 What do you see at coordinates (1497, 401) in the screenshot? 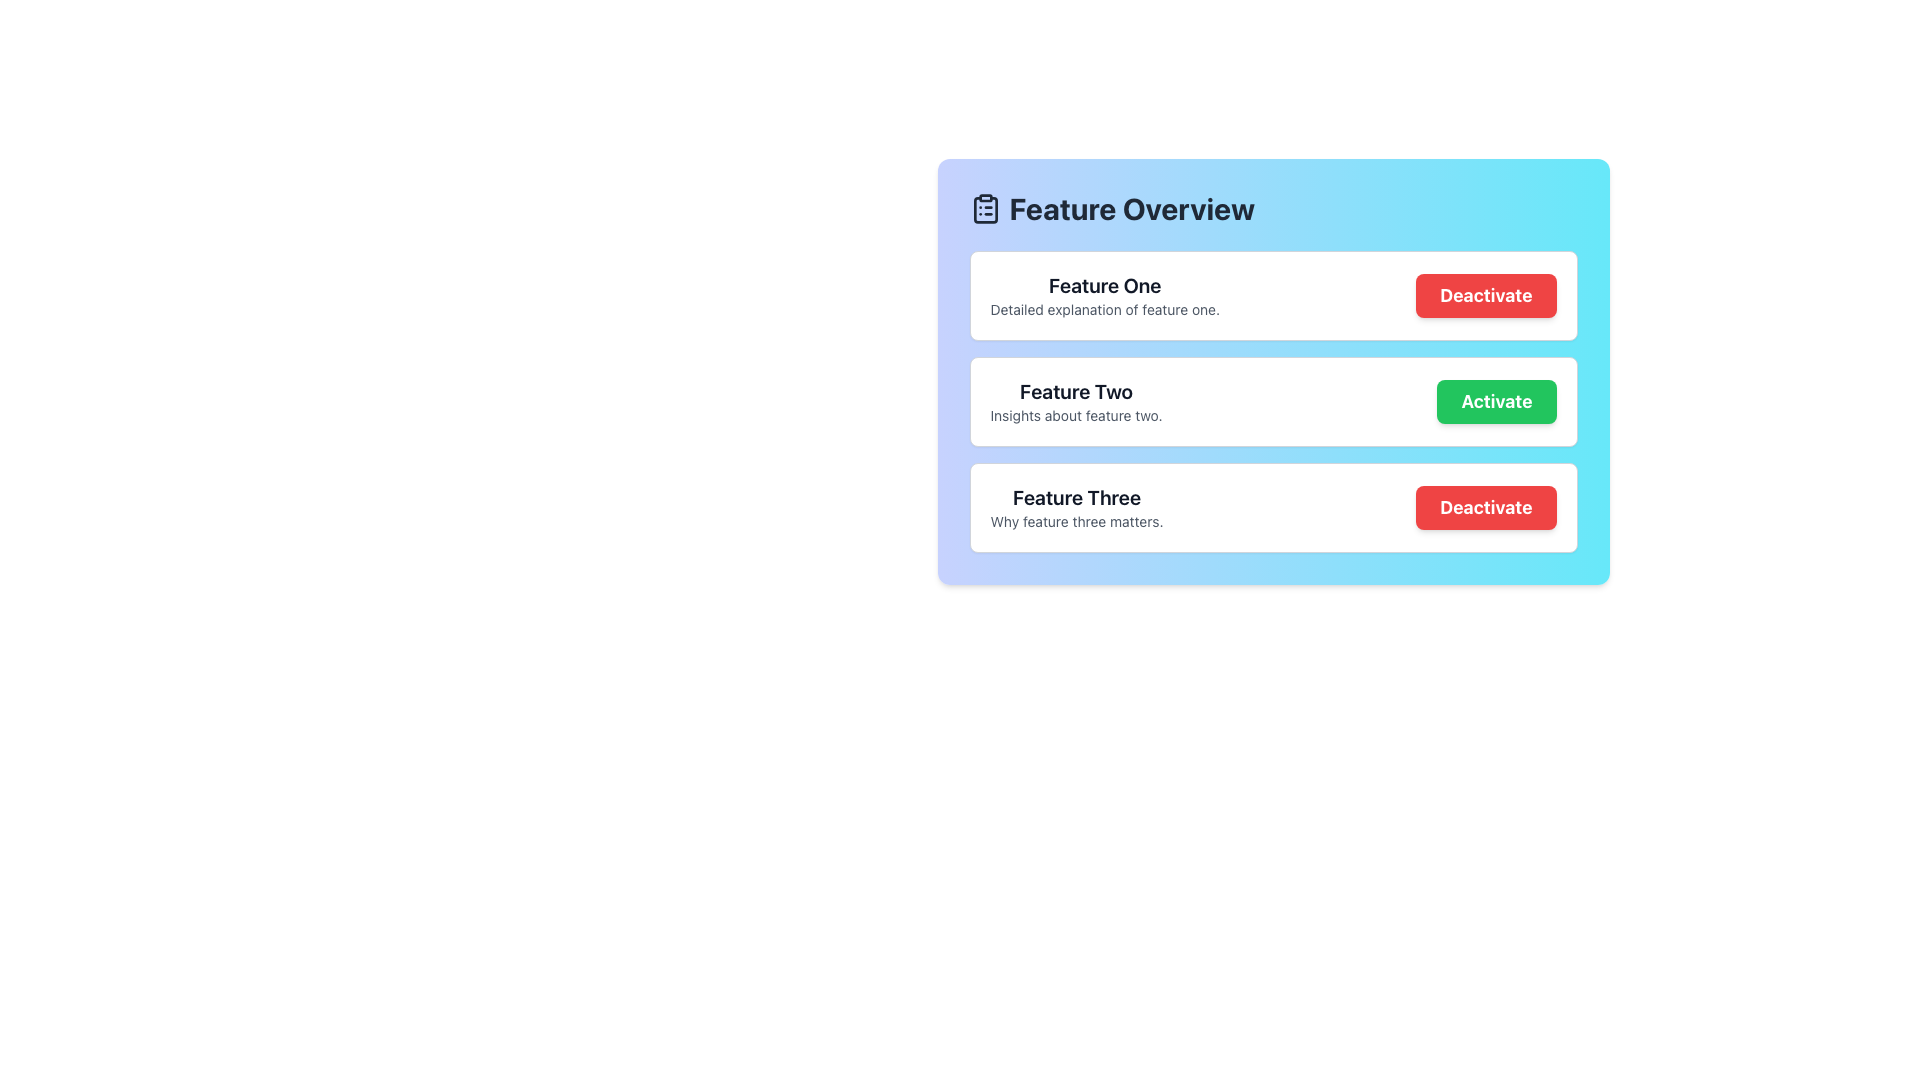
I see `the green button on the right-hand side of the 'Feature Two' section` at bounding box center [1497, 401].